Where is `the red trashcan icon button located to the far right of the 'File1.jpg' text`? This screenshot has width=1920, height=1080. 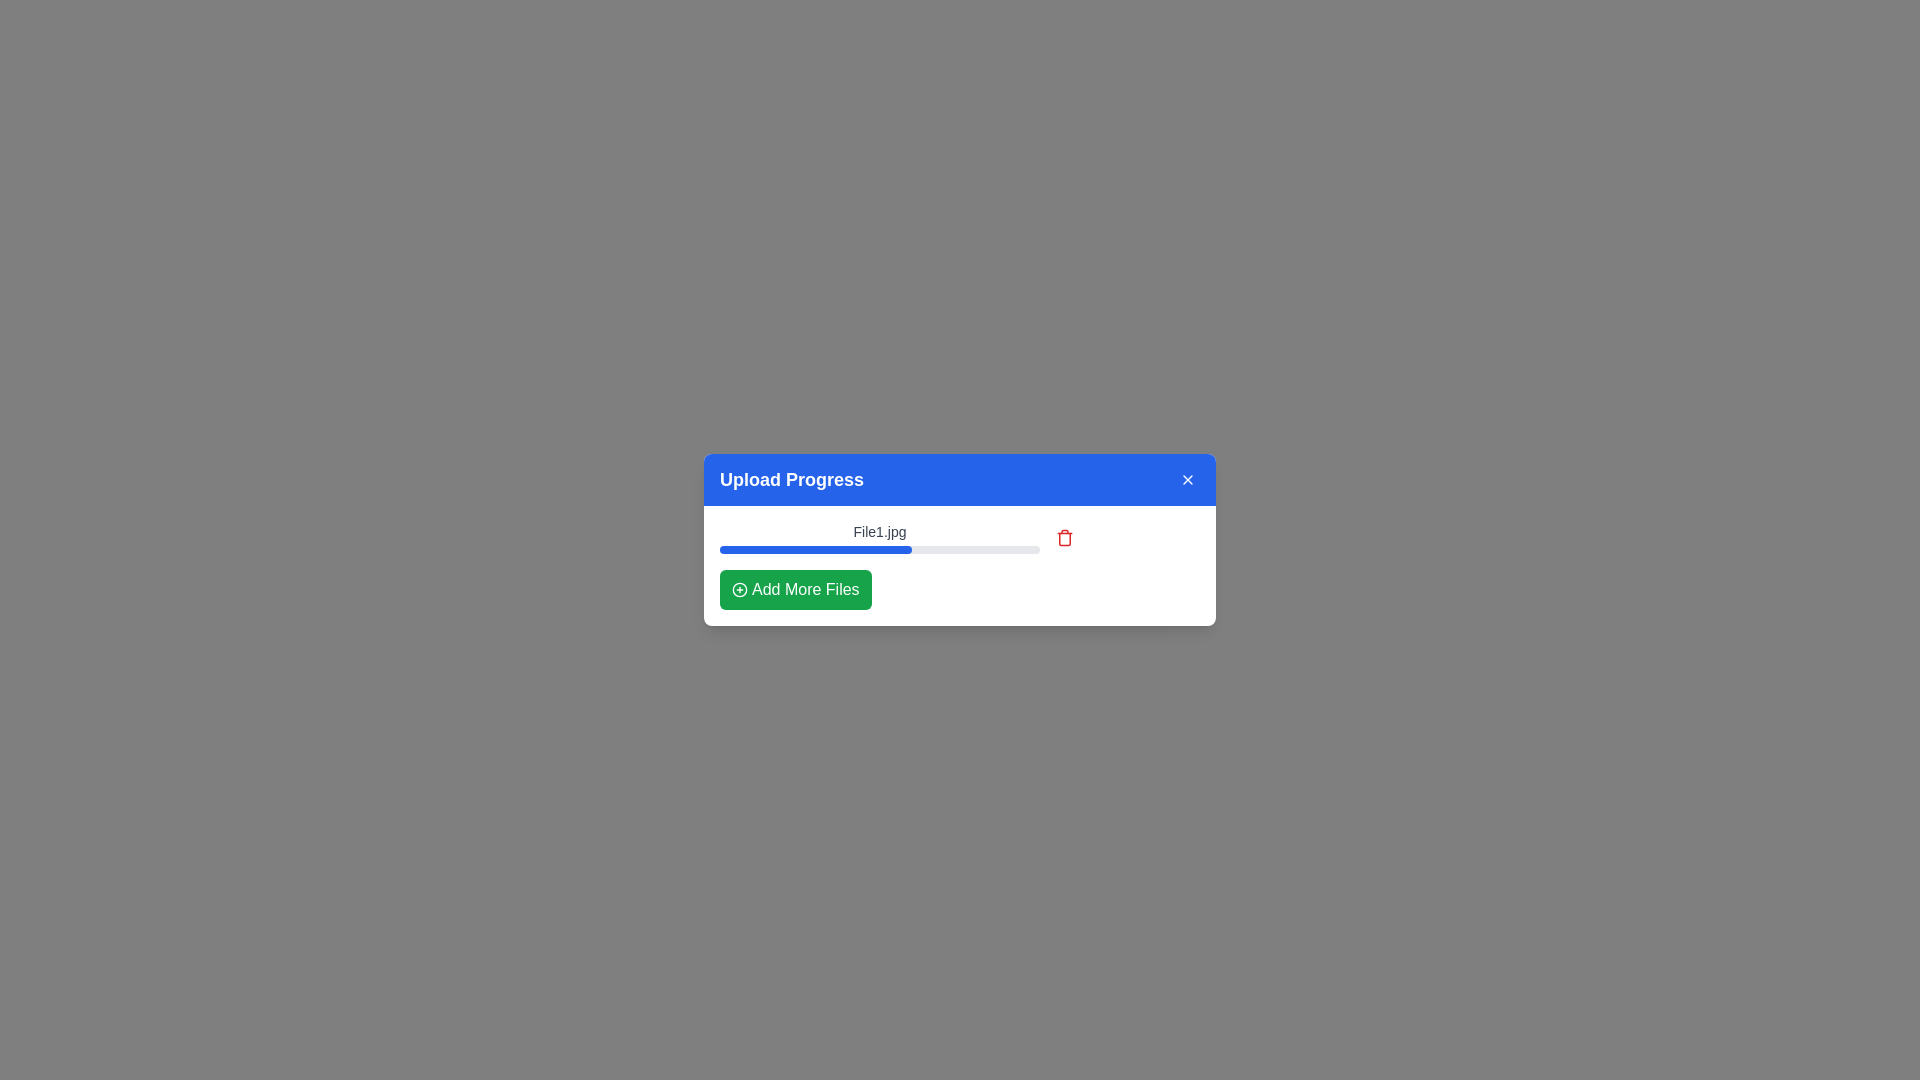
the red trashcan icon button located to the far right of the 'File1.jpg' text is located at coordinates (1064, 536).